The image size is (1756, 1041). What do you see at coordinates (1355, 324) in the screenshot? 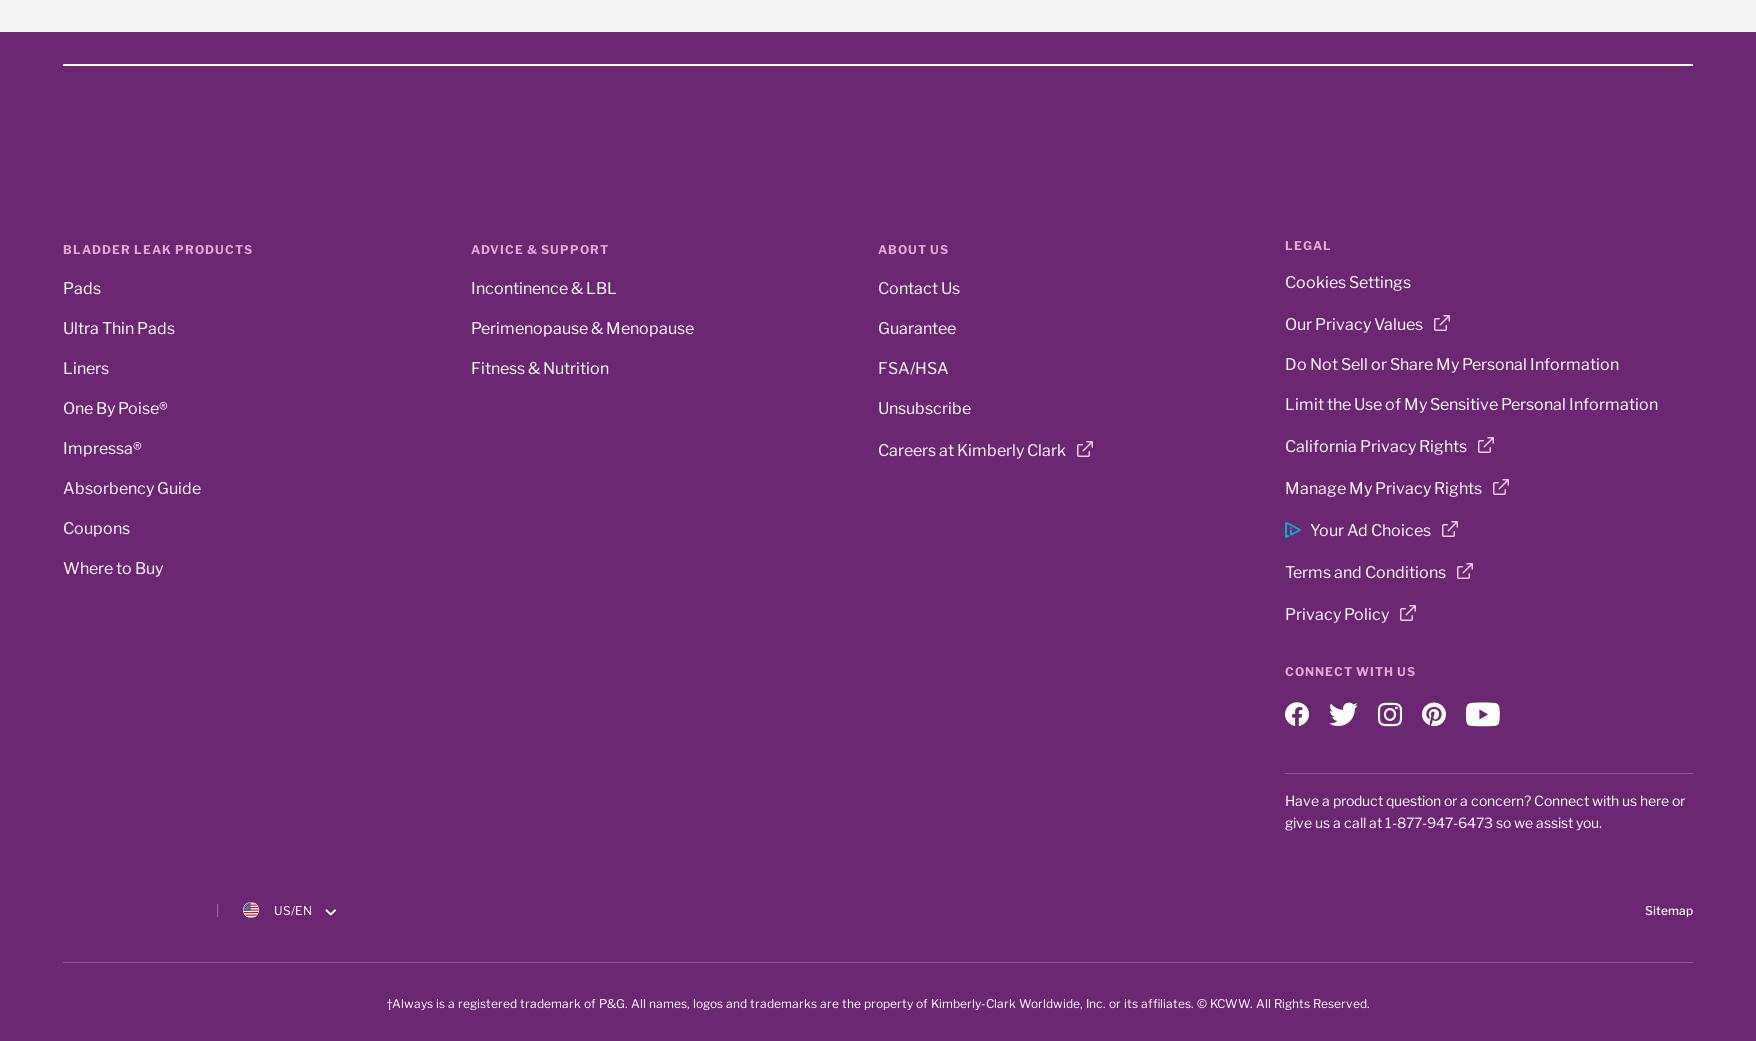
I see `'Our Privacy Values'` at bounding box center [1355, 324].